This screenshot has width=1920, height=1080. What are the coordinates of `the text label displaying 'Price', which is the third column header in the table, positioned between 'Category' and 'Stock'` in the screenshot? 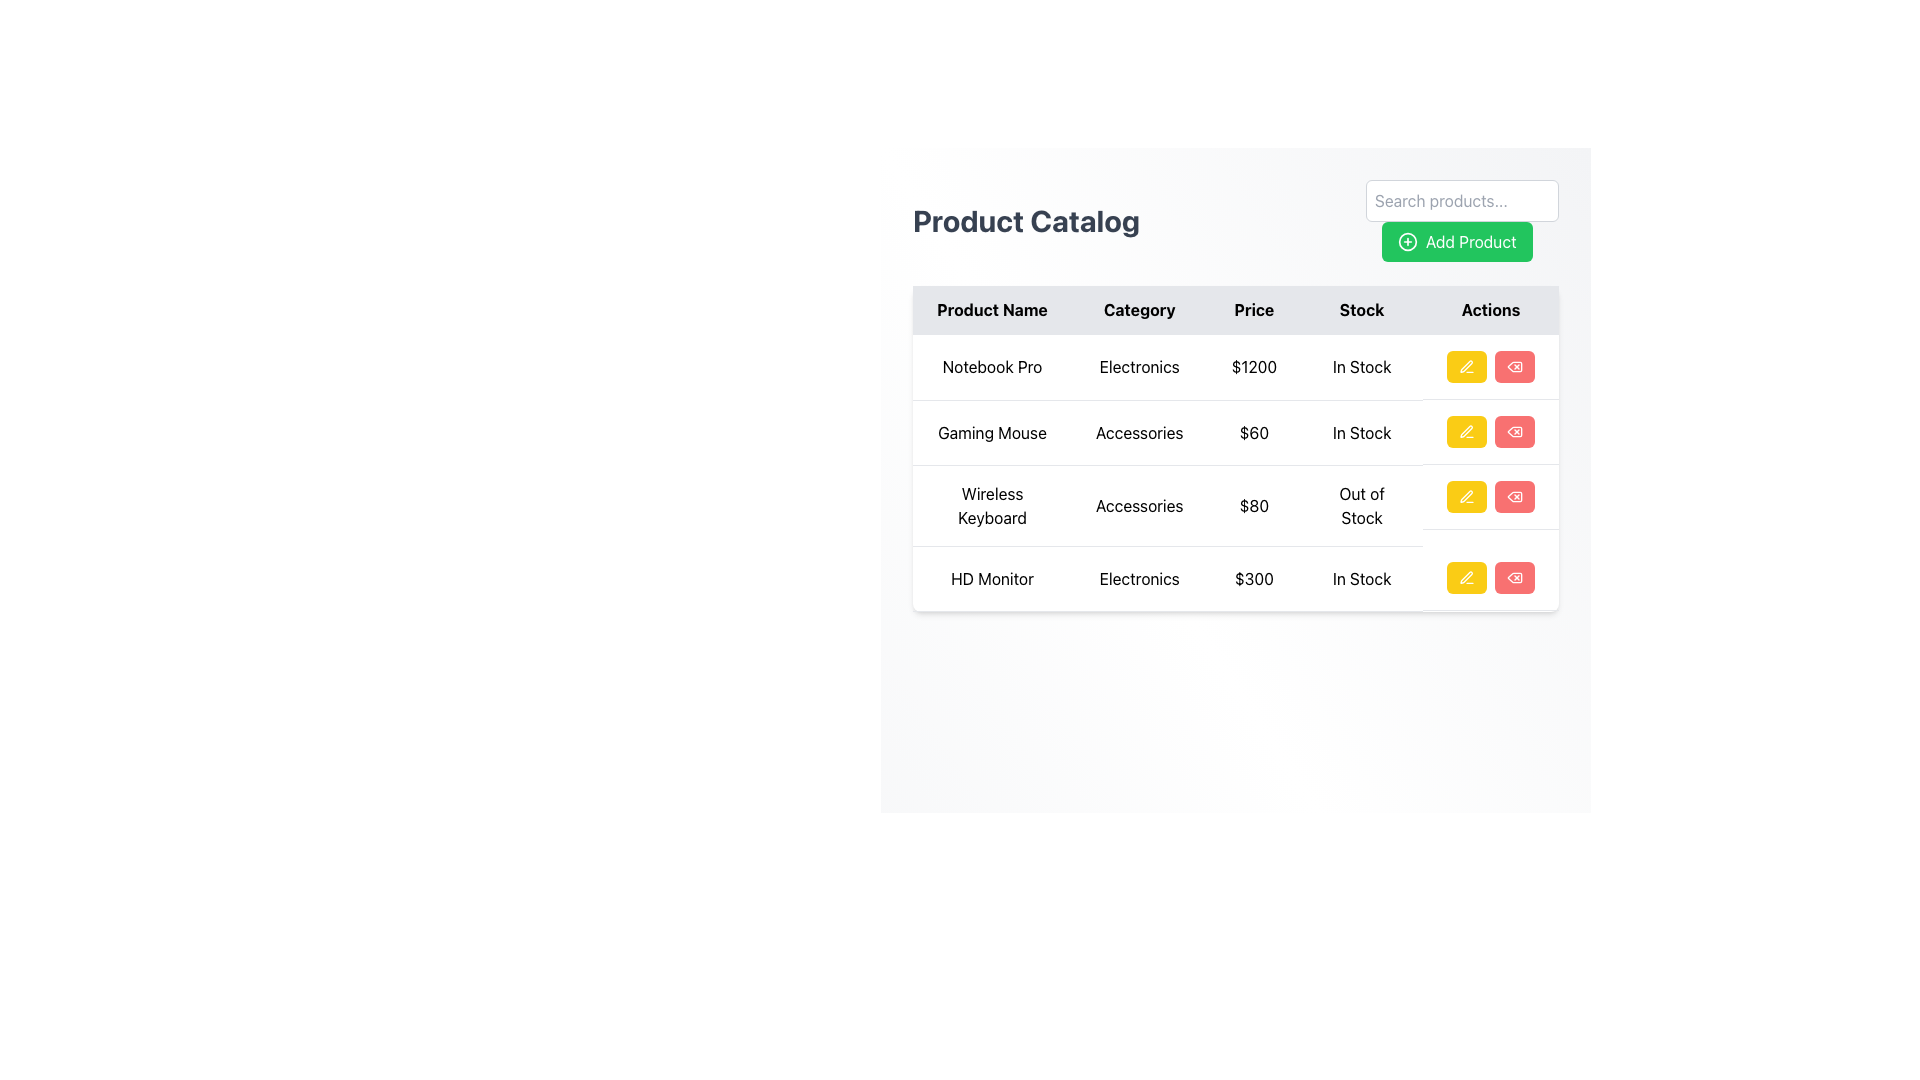 It's located at (1253, 310).